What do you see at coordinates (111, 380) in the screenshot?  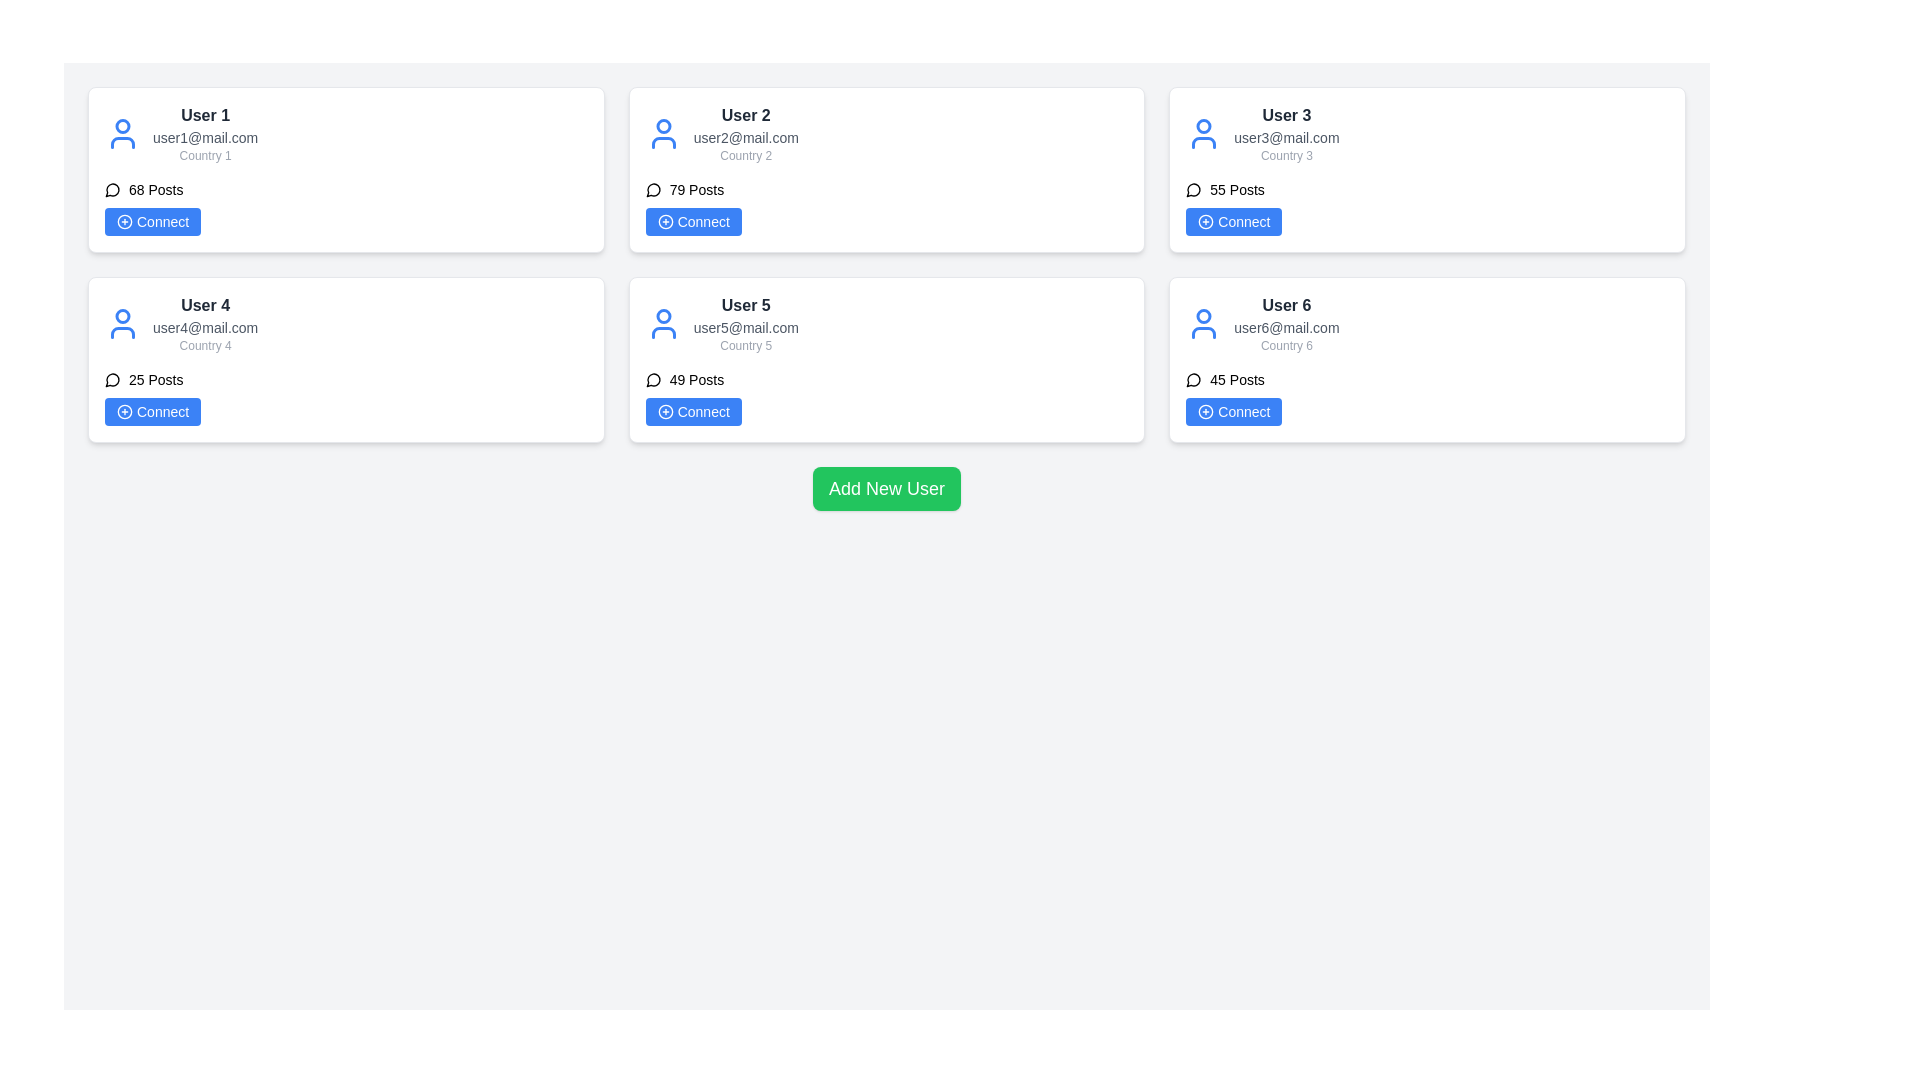 I see `the speech bubble icon located to the left of '25 Posts' for User 4` at bounding box center [111, 380].